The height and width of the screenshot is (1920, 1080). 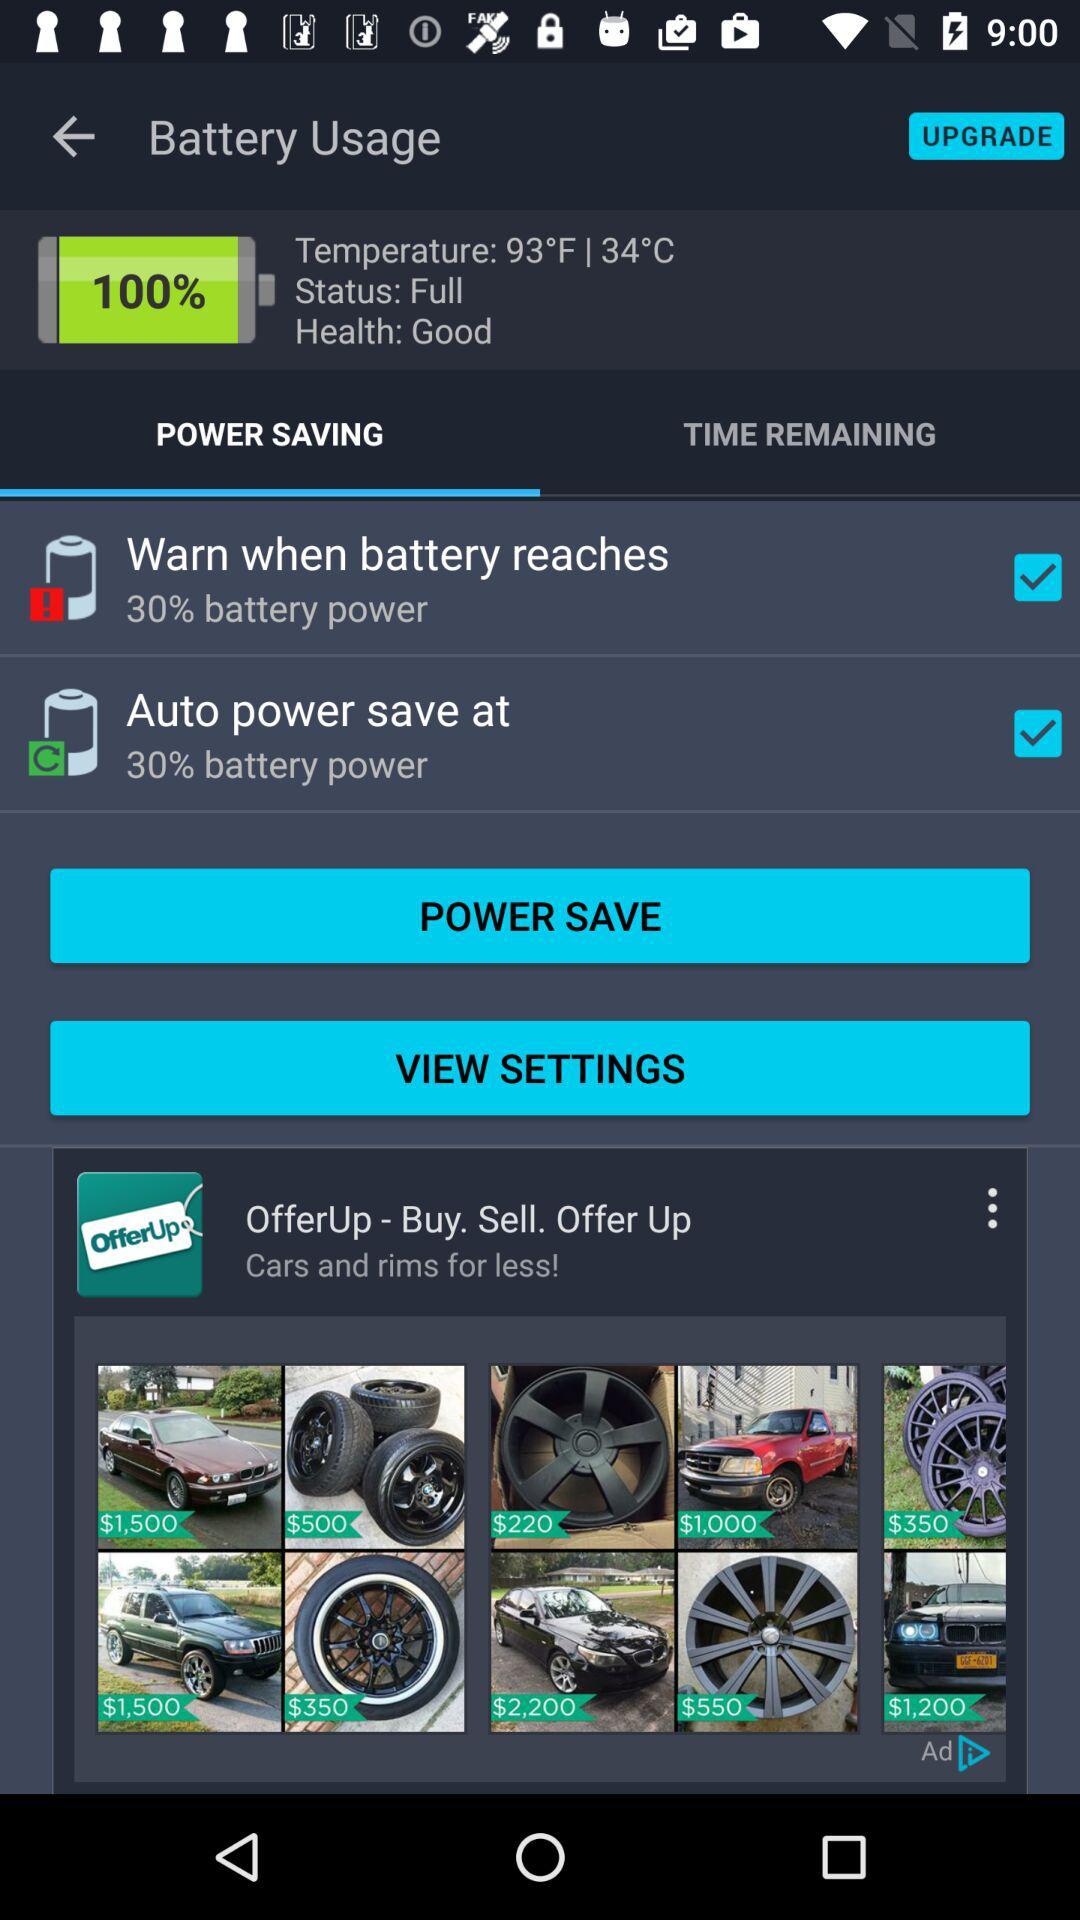 I want to click on the icon above the warn when battery item, so click(x=810, y=432).